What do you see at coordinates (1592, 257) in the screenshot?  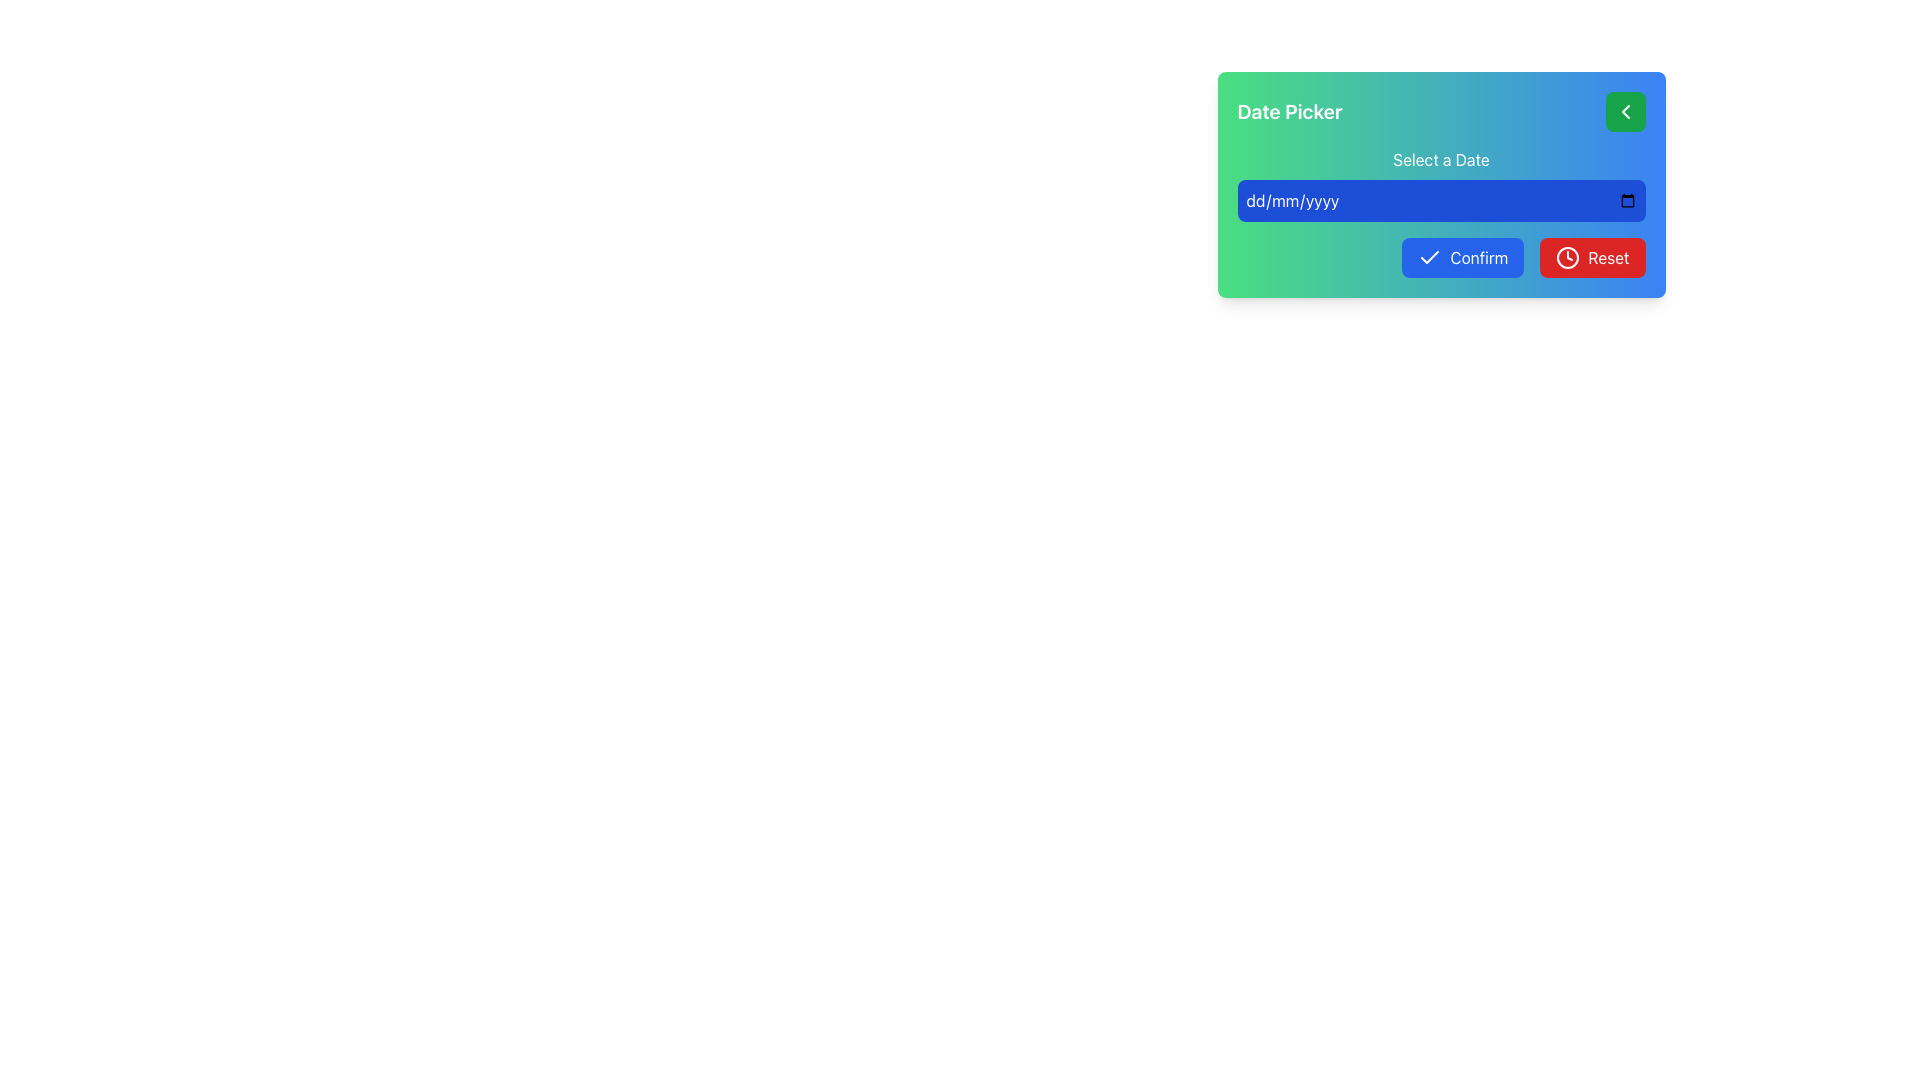 I see `the reset button located immediately to the right of the blue 'Confirm' button at the bottom-right section of the modal interface` at bounding box center [1592, 257].